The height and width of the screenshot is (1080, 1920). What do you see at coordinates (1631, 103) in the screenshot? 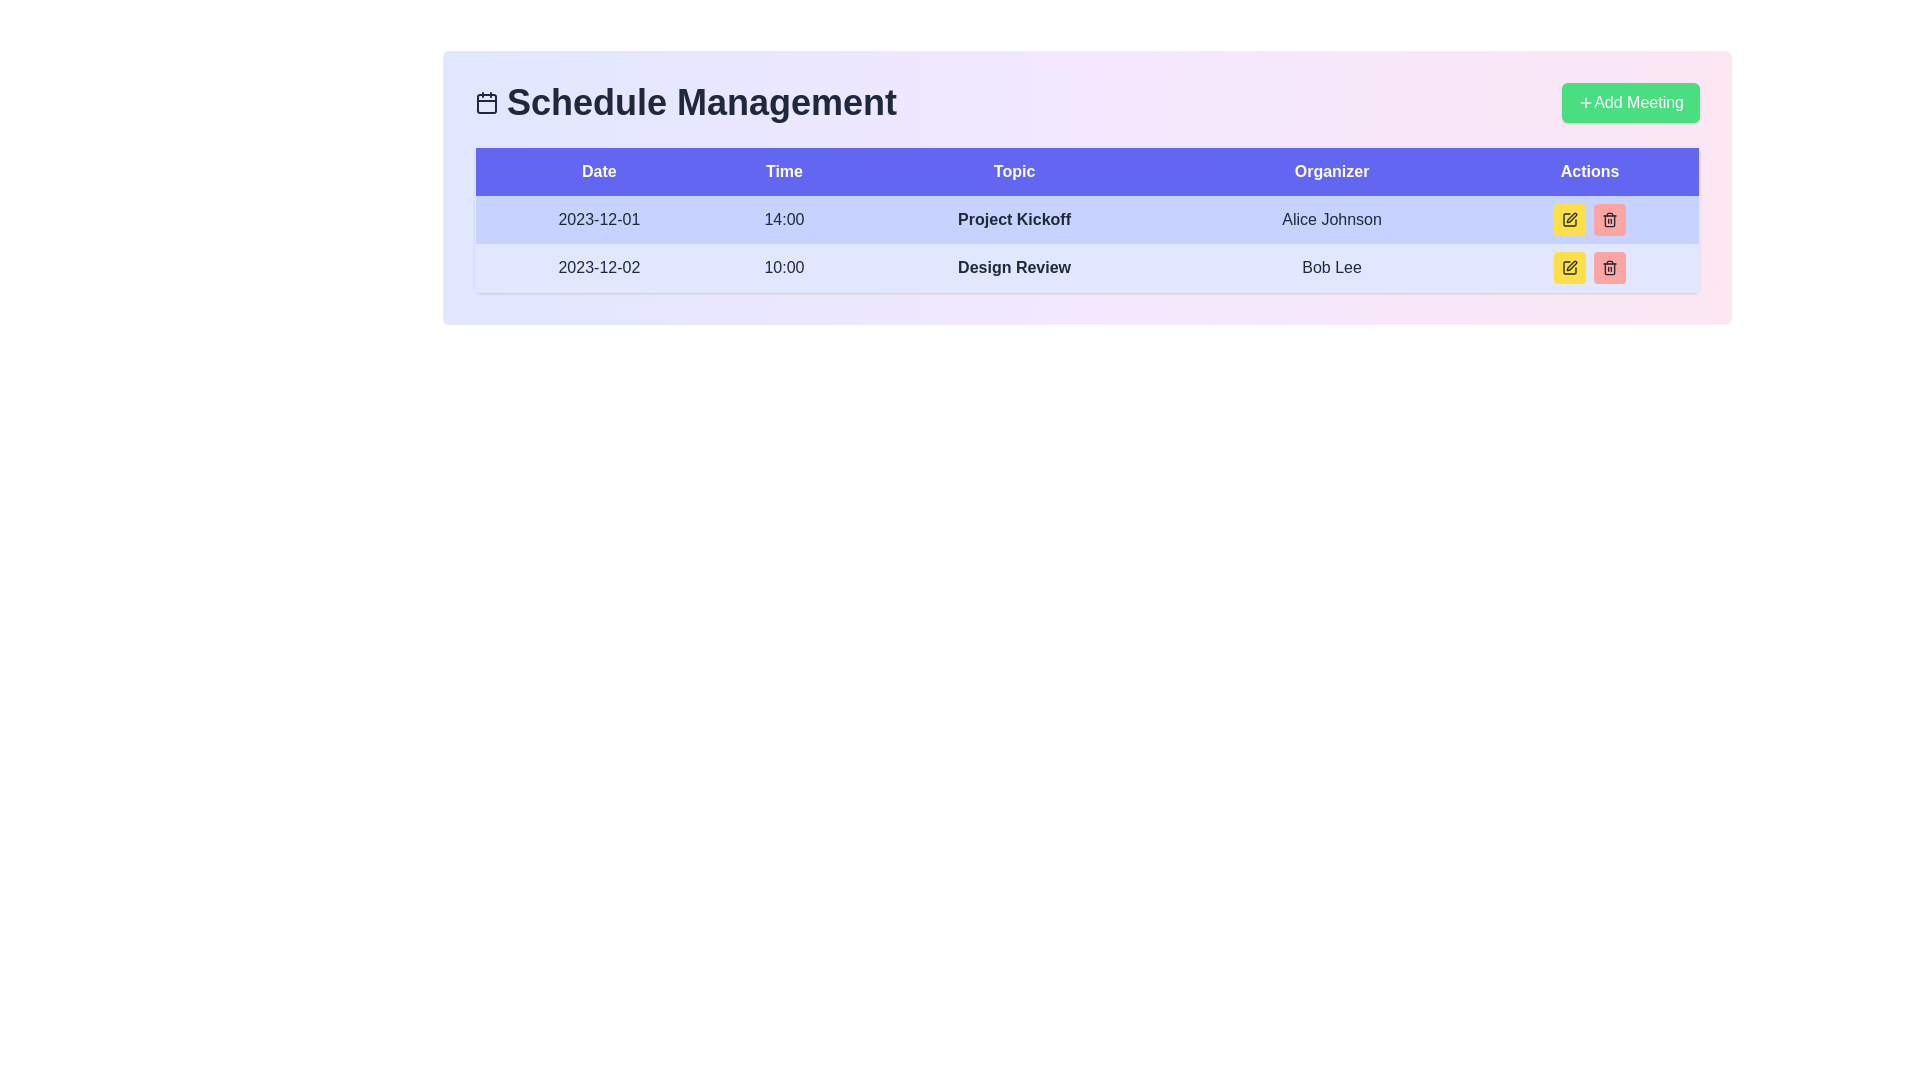
I see `the '+ Add Meeting' button with a green background and a plus sign icon` at bounding box center [1631, 103].